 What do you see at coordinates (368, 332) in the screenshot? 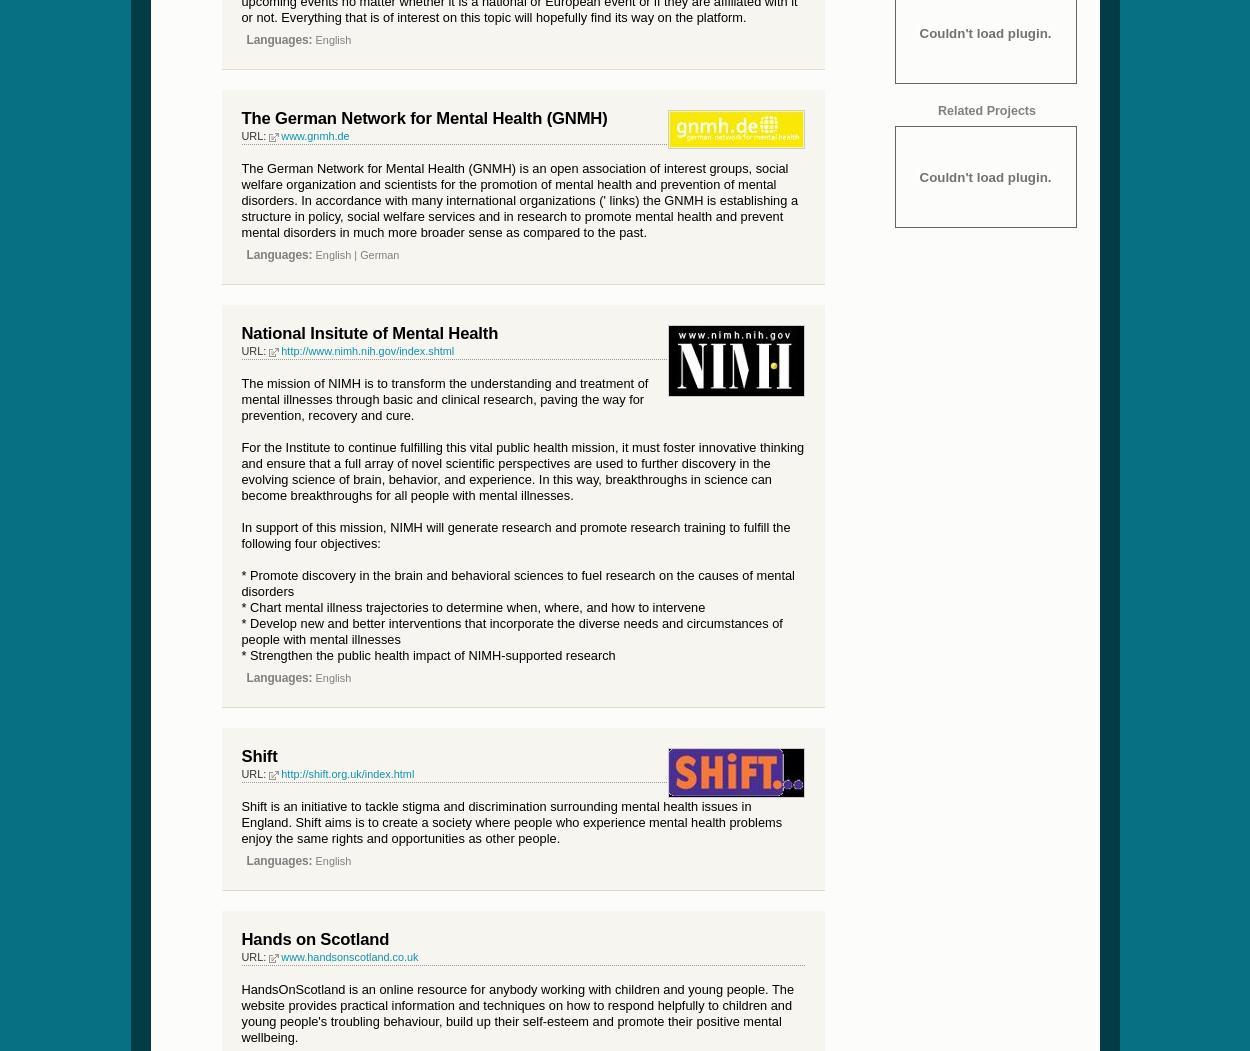
I see `'National Insitute of Mental Health'` at bounding box center [368, 332].